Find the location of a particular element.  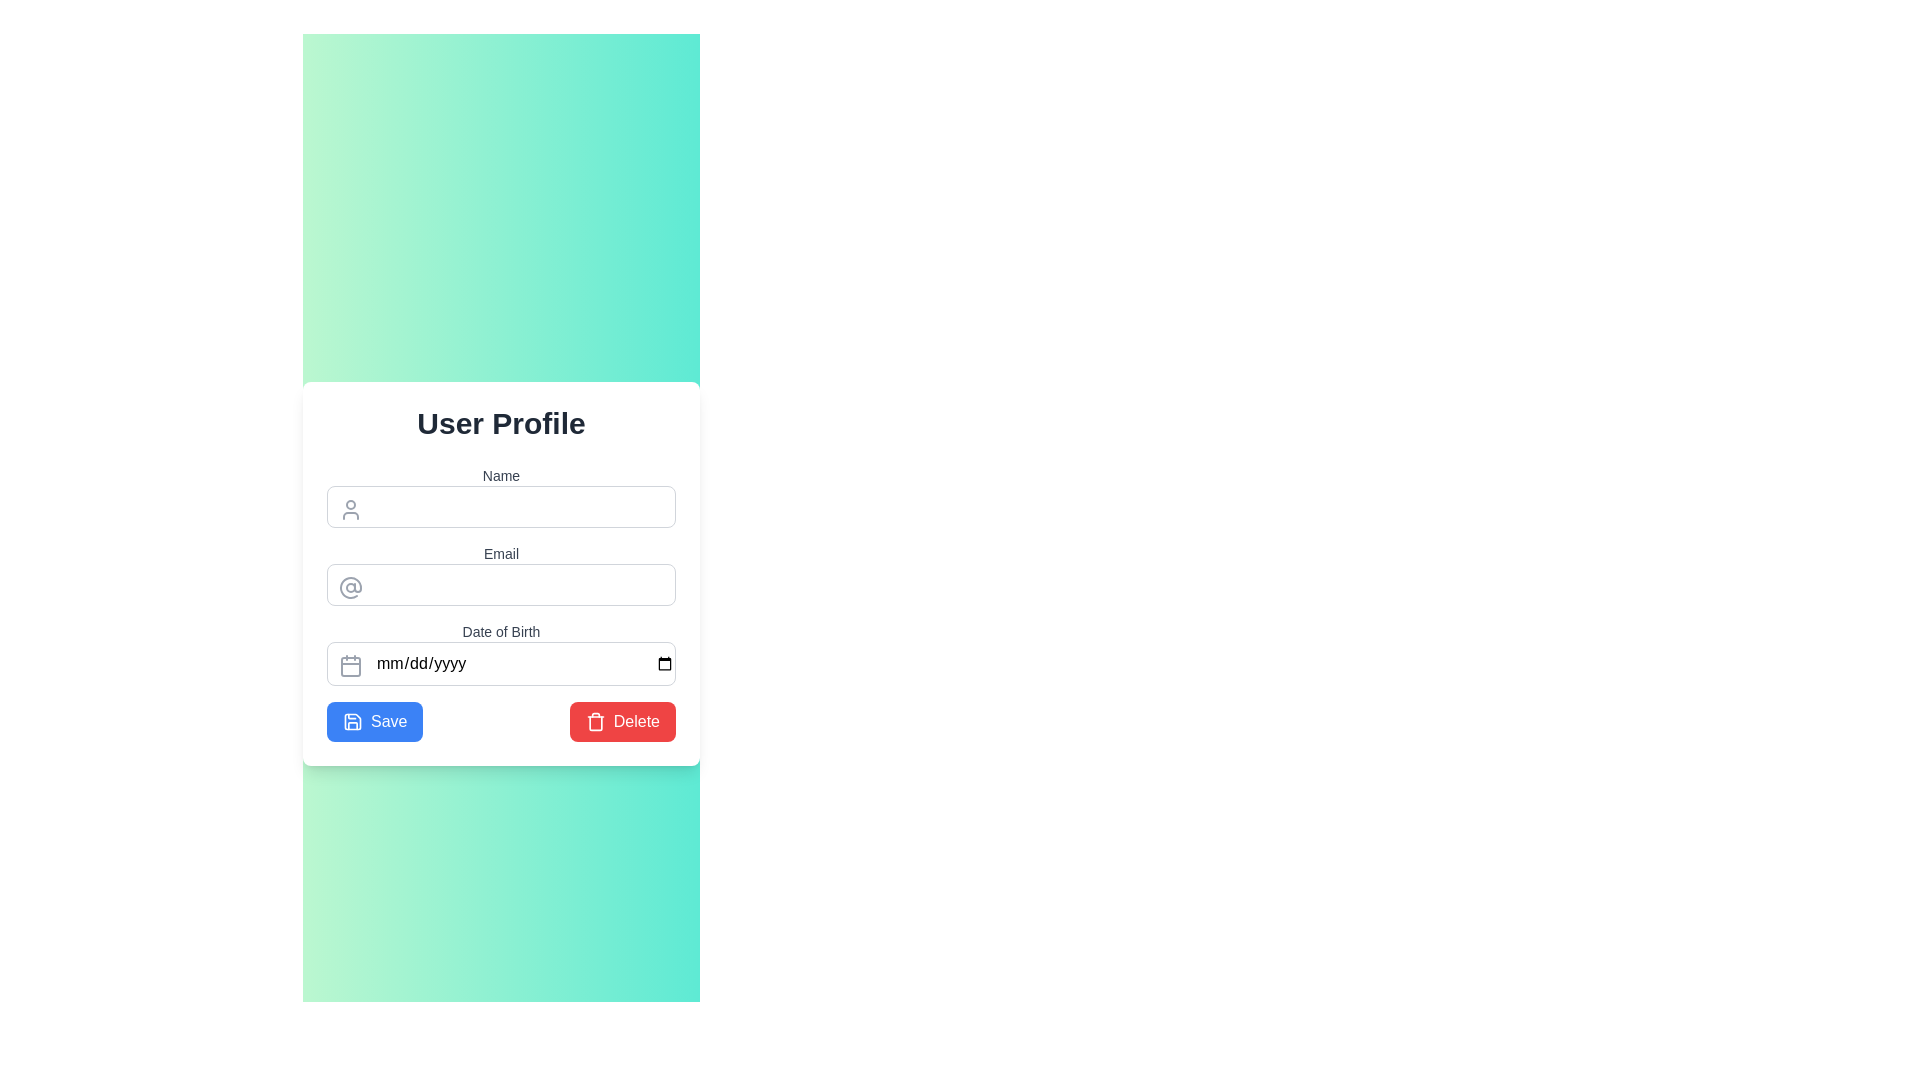

the input field located within the 'User Profile' card is located at coordinates (501, 603).